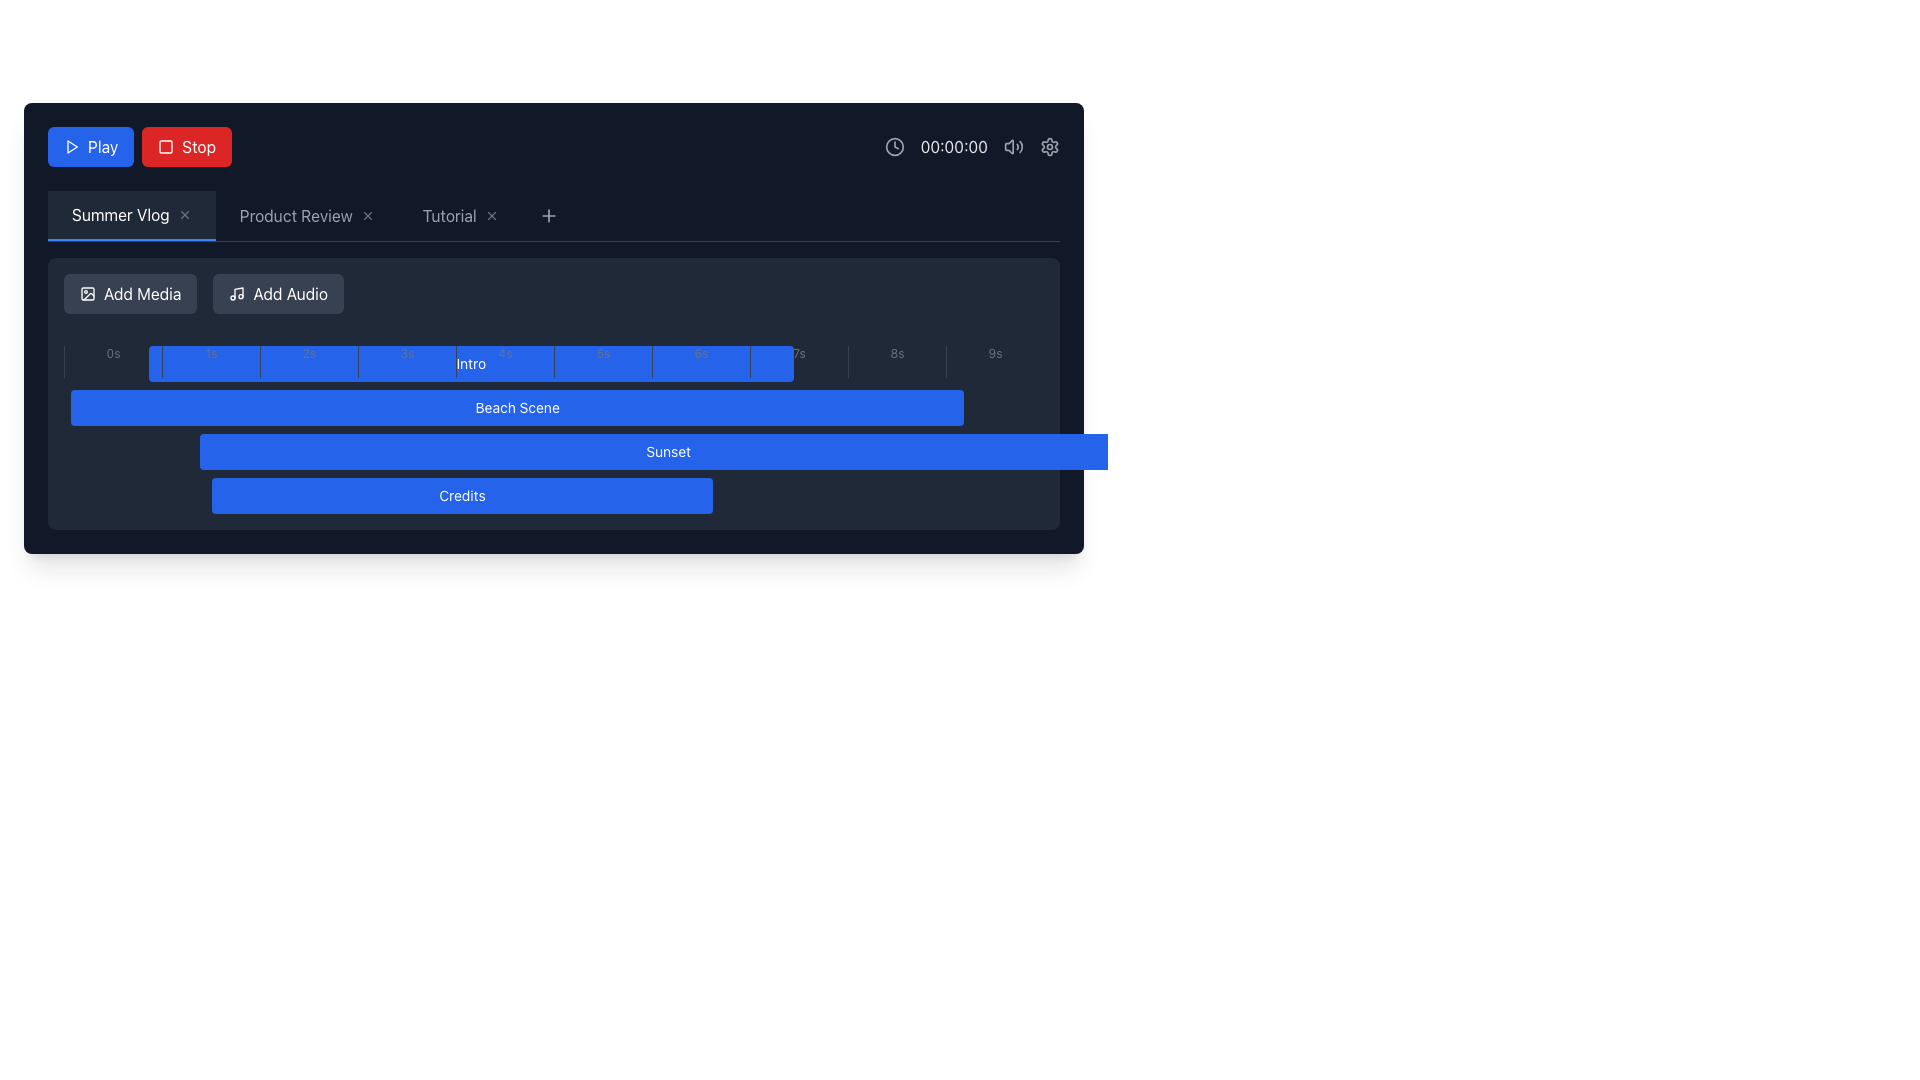 The image size is (1920, 1080). What do you see at coordinates (548, 216) in the screenshot?
I see `the 'plus' icon button located at the far right end of the tab interface` at bounding box center [548, 216].